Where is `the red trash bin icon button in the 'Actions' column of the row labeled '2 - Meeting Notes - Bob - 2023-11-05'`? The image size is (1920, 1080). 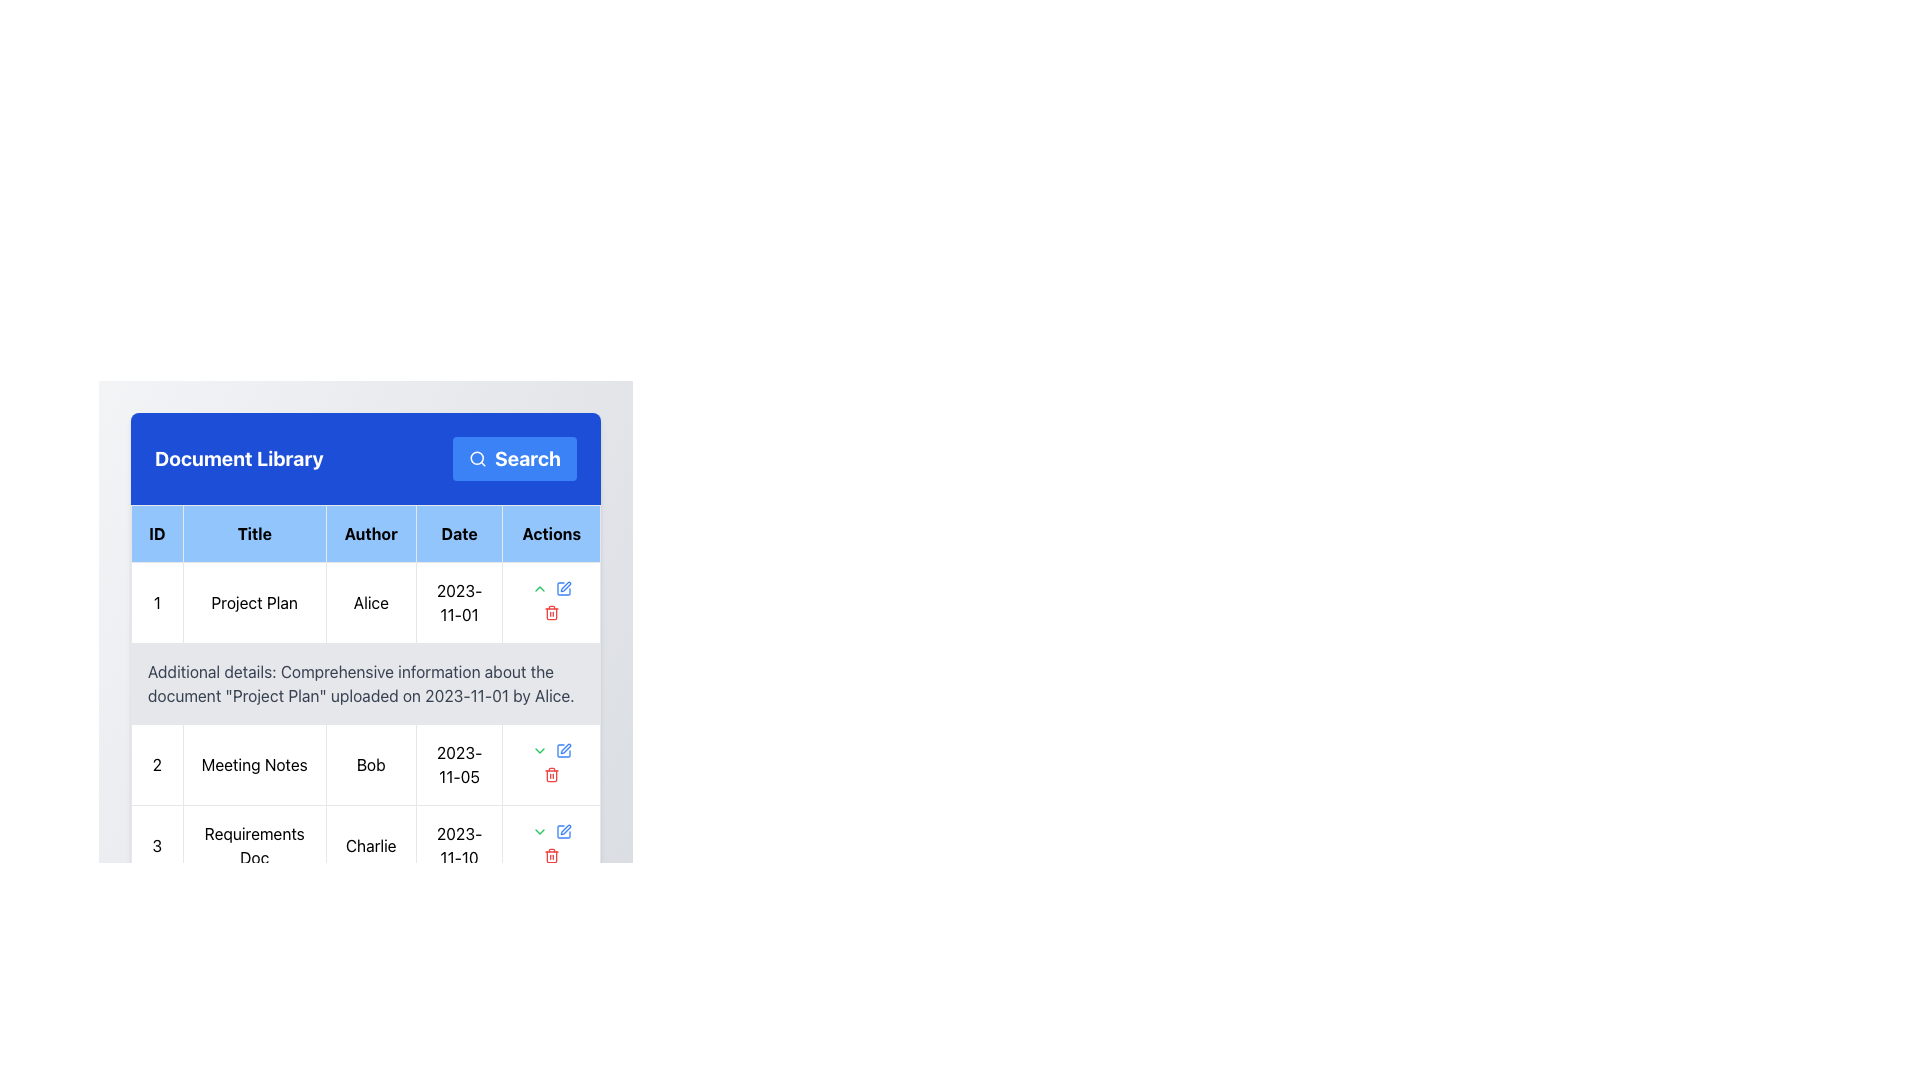 the red trash bin icon button in the 'Actions' column of the row labeled '2 - Meeting Notes - Bob - 2023-11-05' is located at coordinates (551, 764).